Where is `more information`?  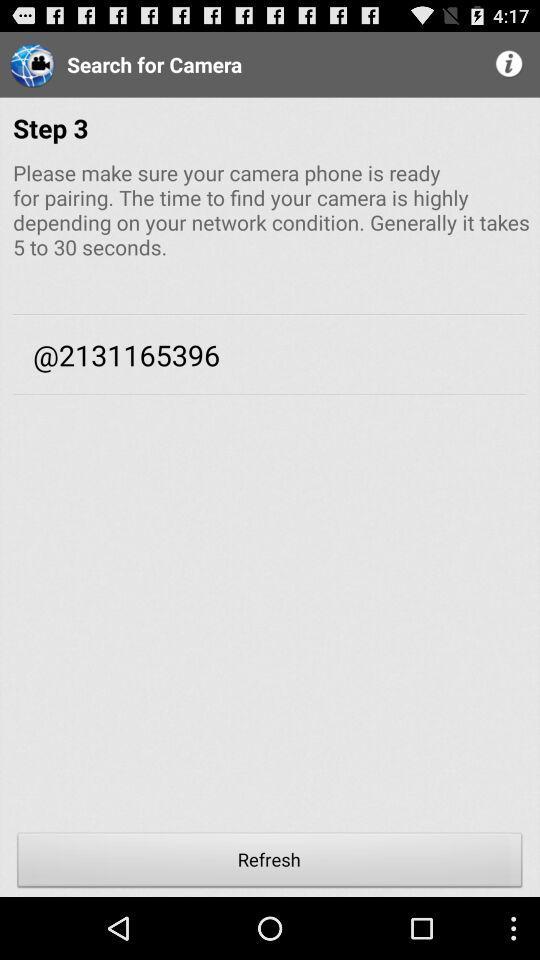 more information is located at coordinates (510, 64).